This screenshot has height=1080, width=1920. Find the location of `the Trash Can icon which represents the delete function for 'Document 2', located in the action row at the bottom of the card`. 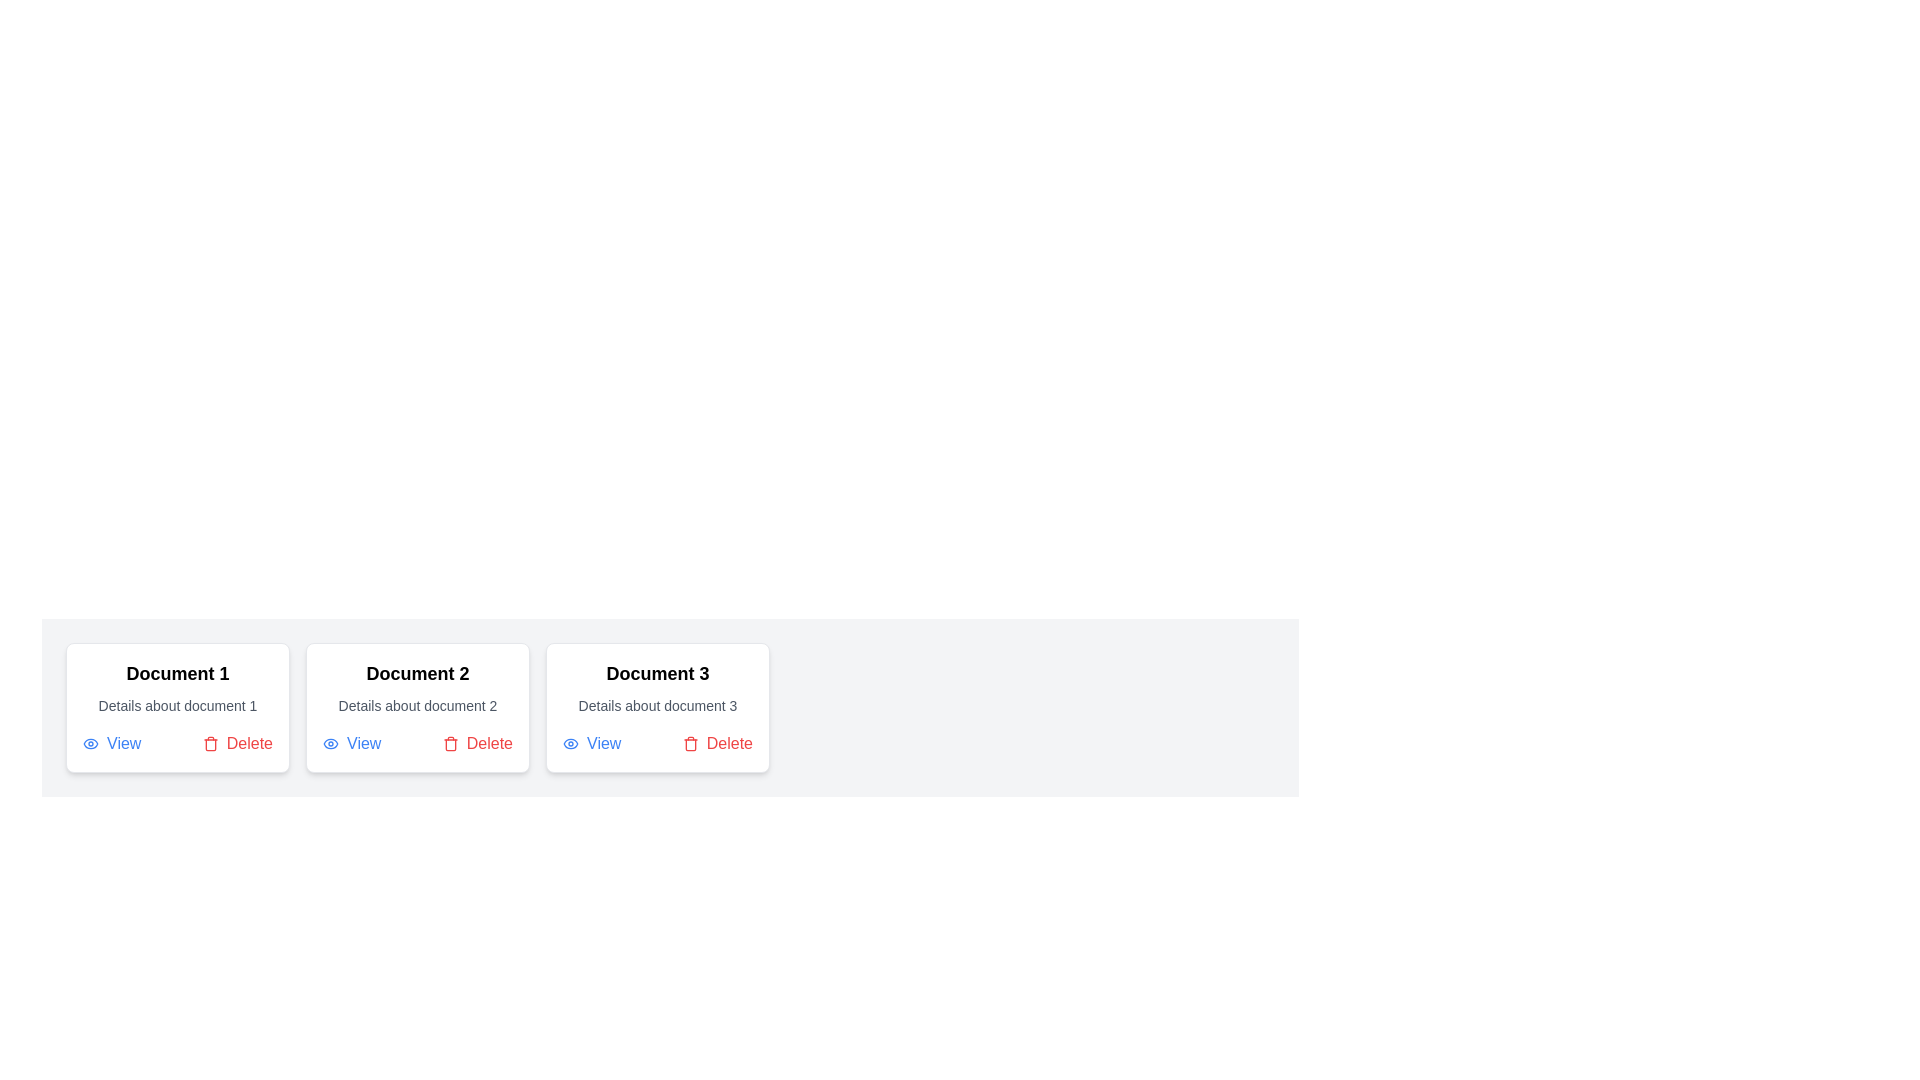

the Trash Can icon which represents the delete function for 'Document 2', located in the action row at the bottom of the card is located at coordinates (449, 744).